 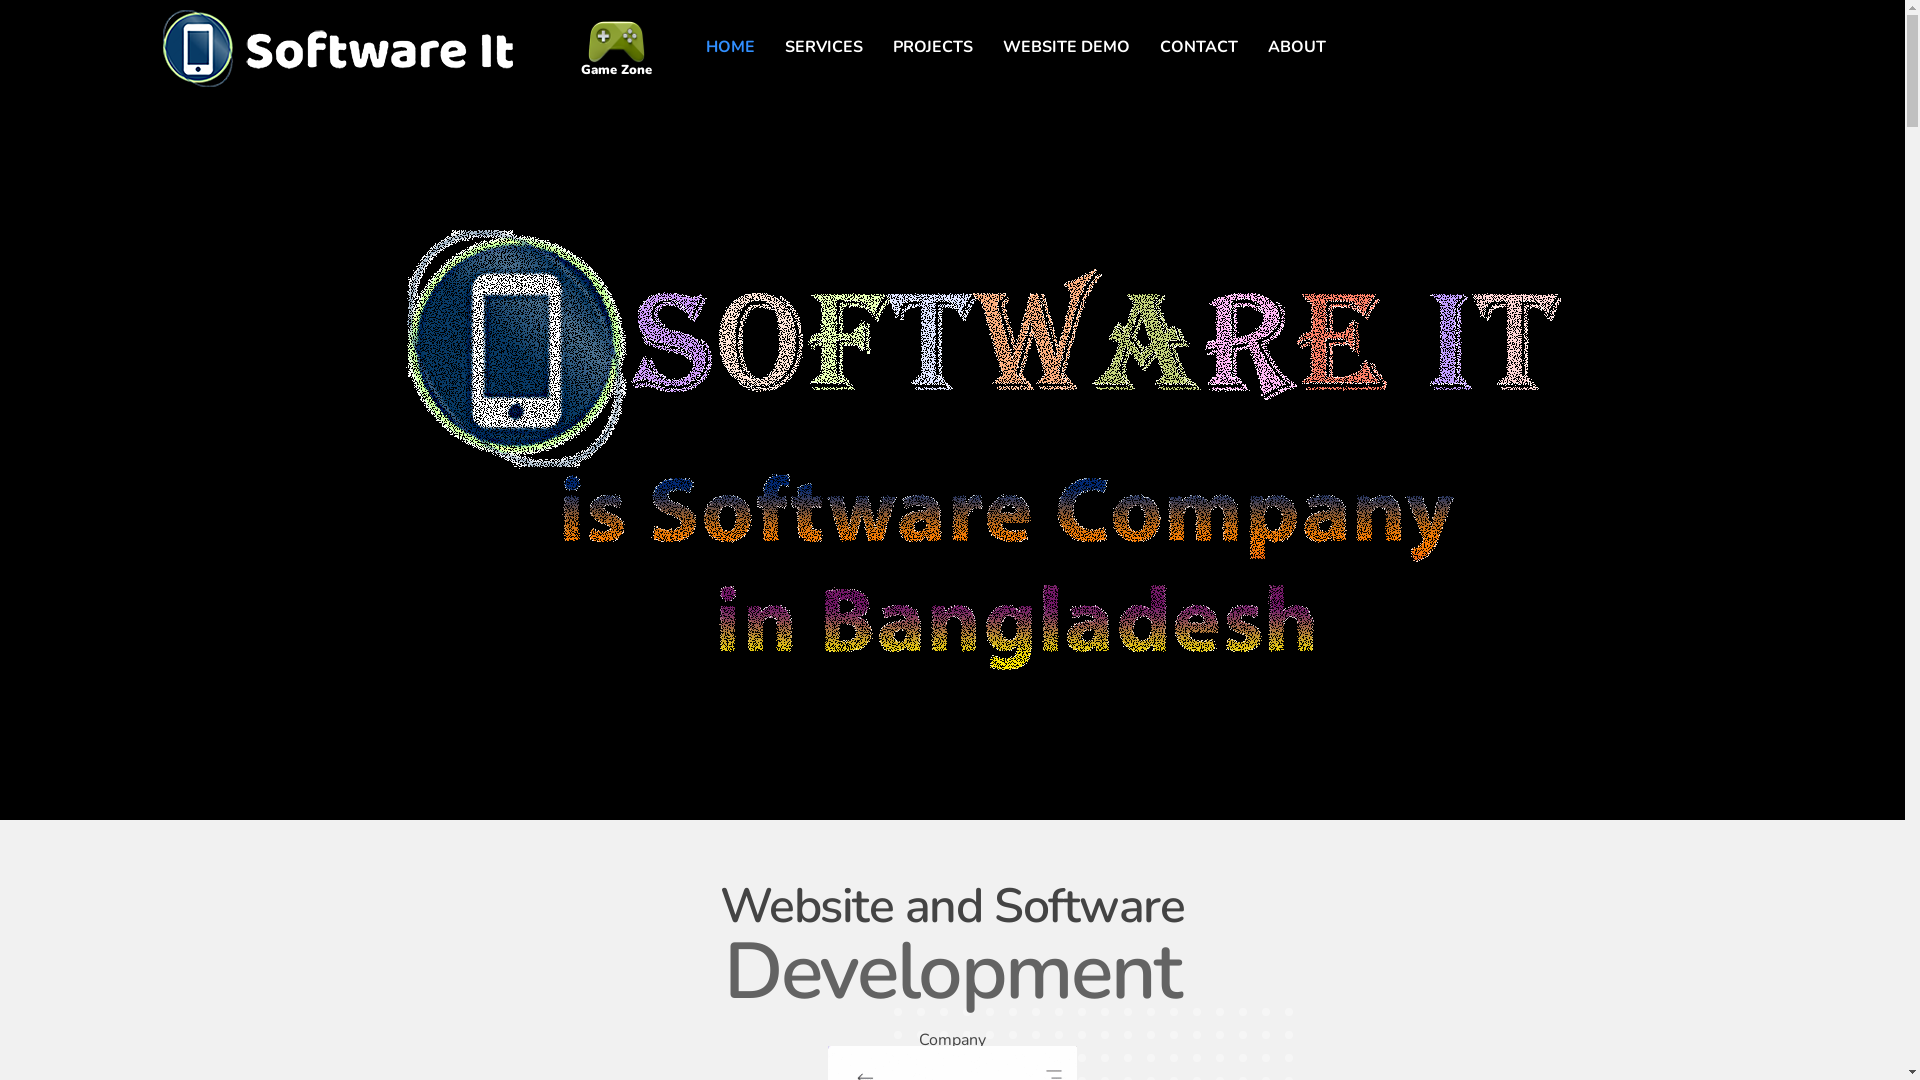 What do you see at coordinates (824, 45) in the screenshot?
I see `'SERVICES'` at bounding box center [824, 45].